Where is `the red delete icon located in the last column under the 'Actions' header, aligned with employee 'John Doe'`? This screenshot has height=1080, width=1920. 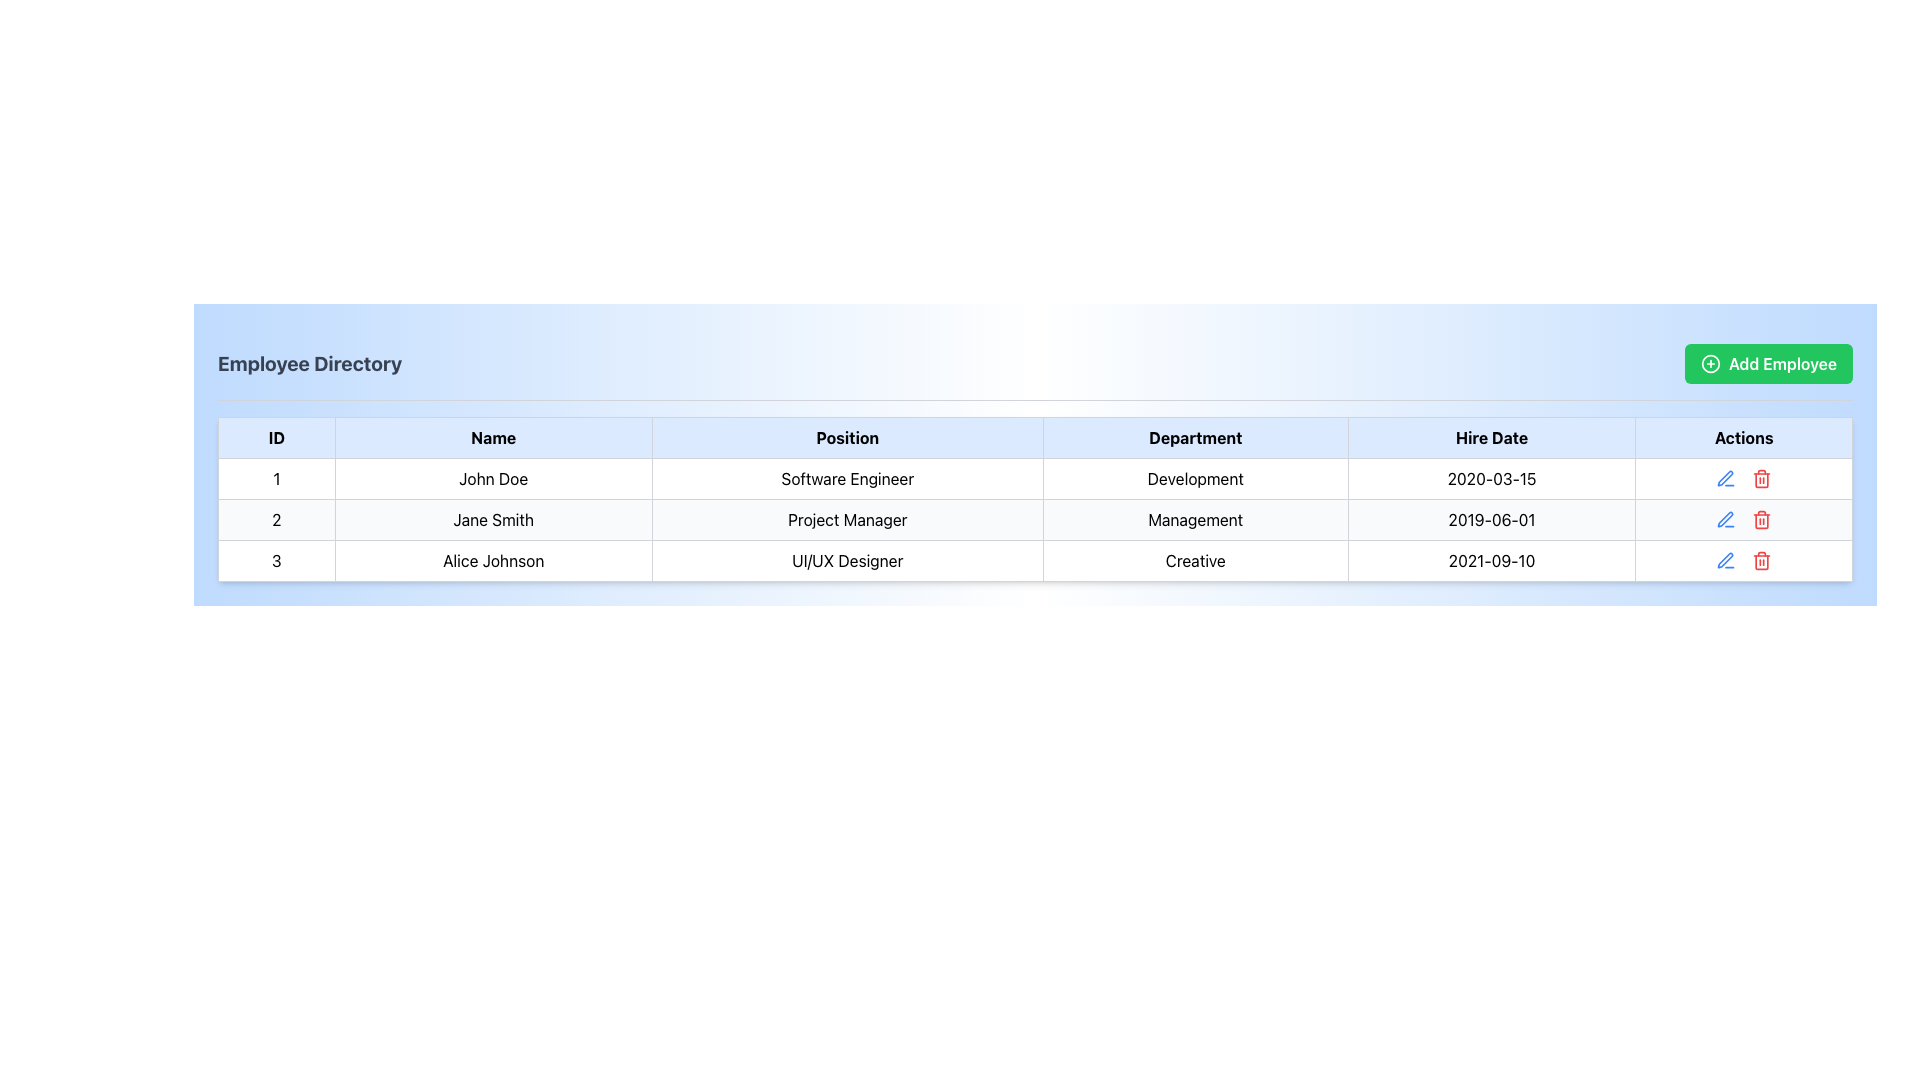 the red delete icon located in the last column under the 'Actions' header, aligned with employee 'John Doe' is located at coordinates (1742, 478).